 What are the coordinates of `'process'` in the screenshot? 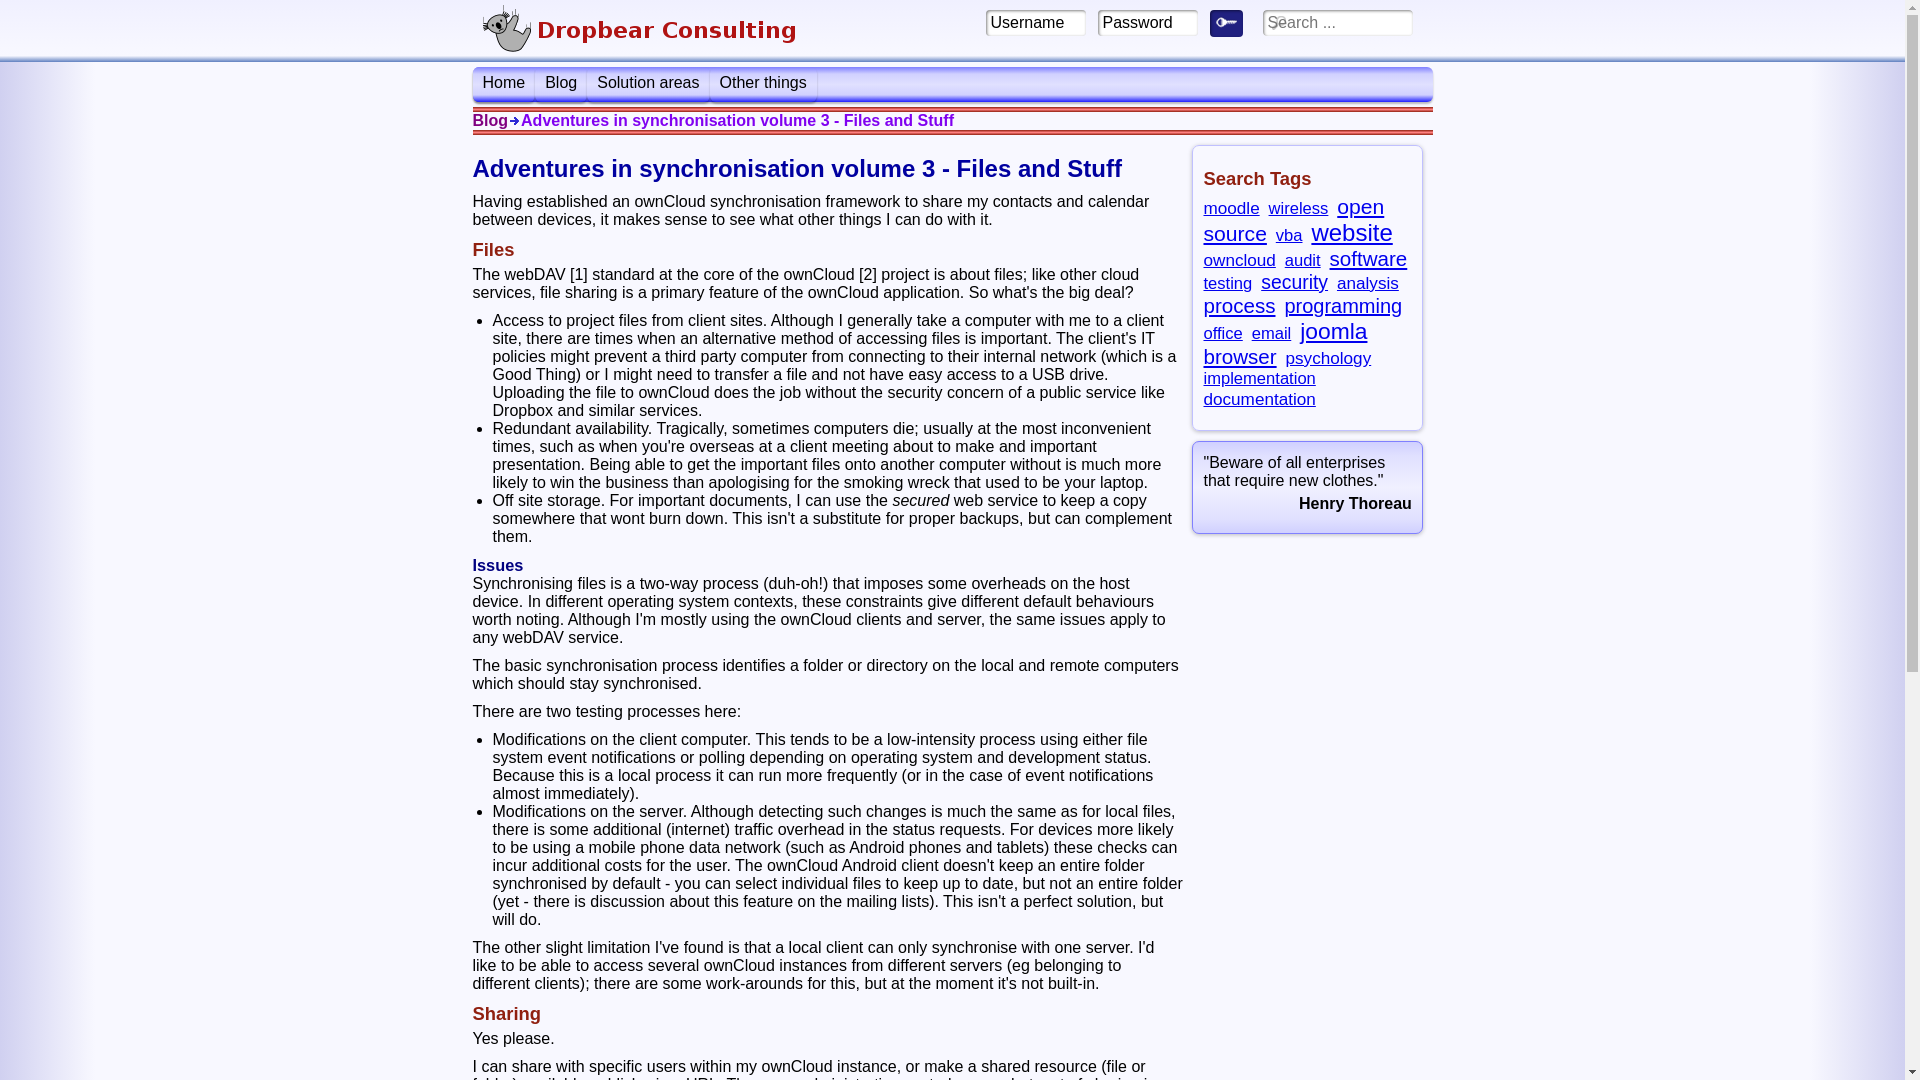 It's located at (1237, 305).